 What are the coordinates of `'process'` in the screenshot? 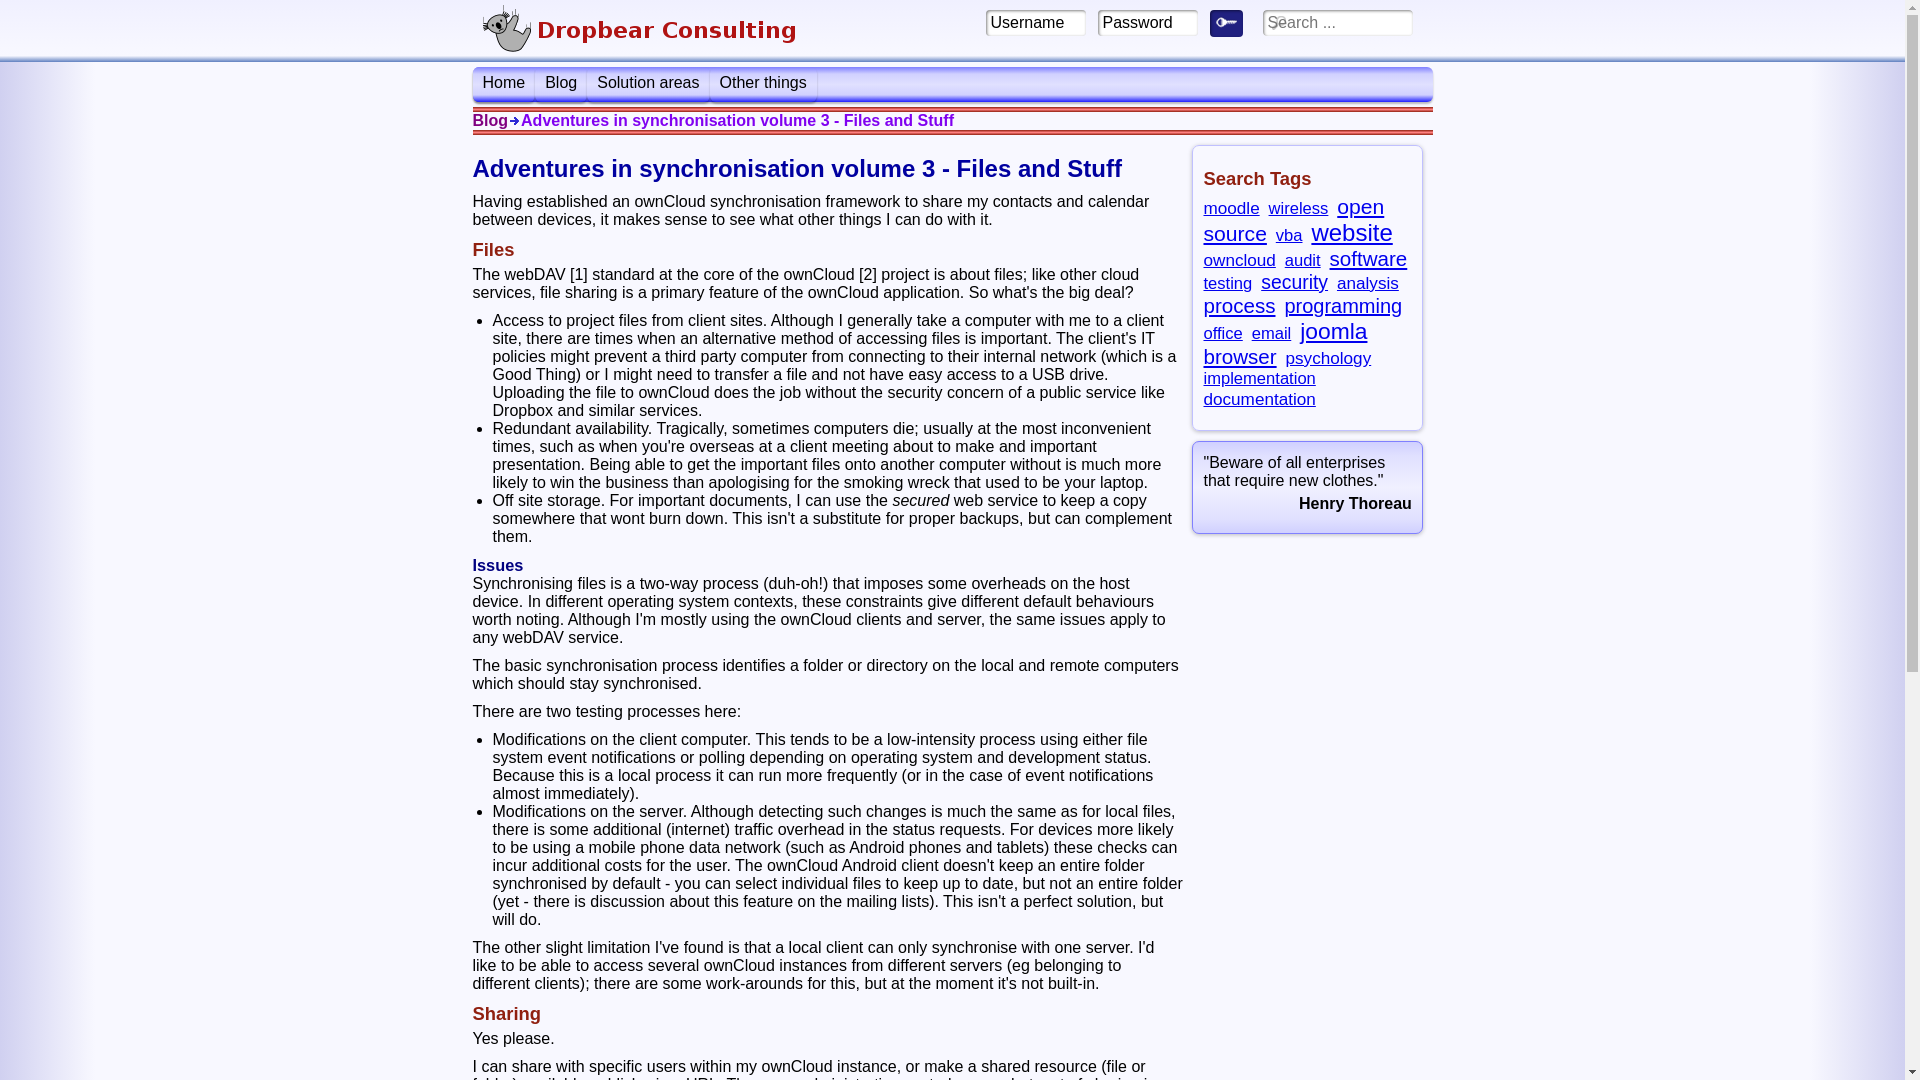 It's located at (1237, 305).